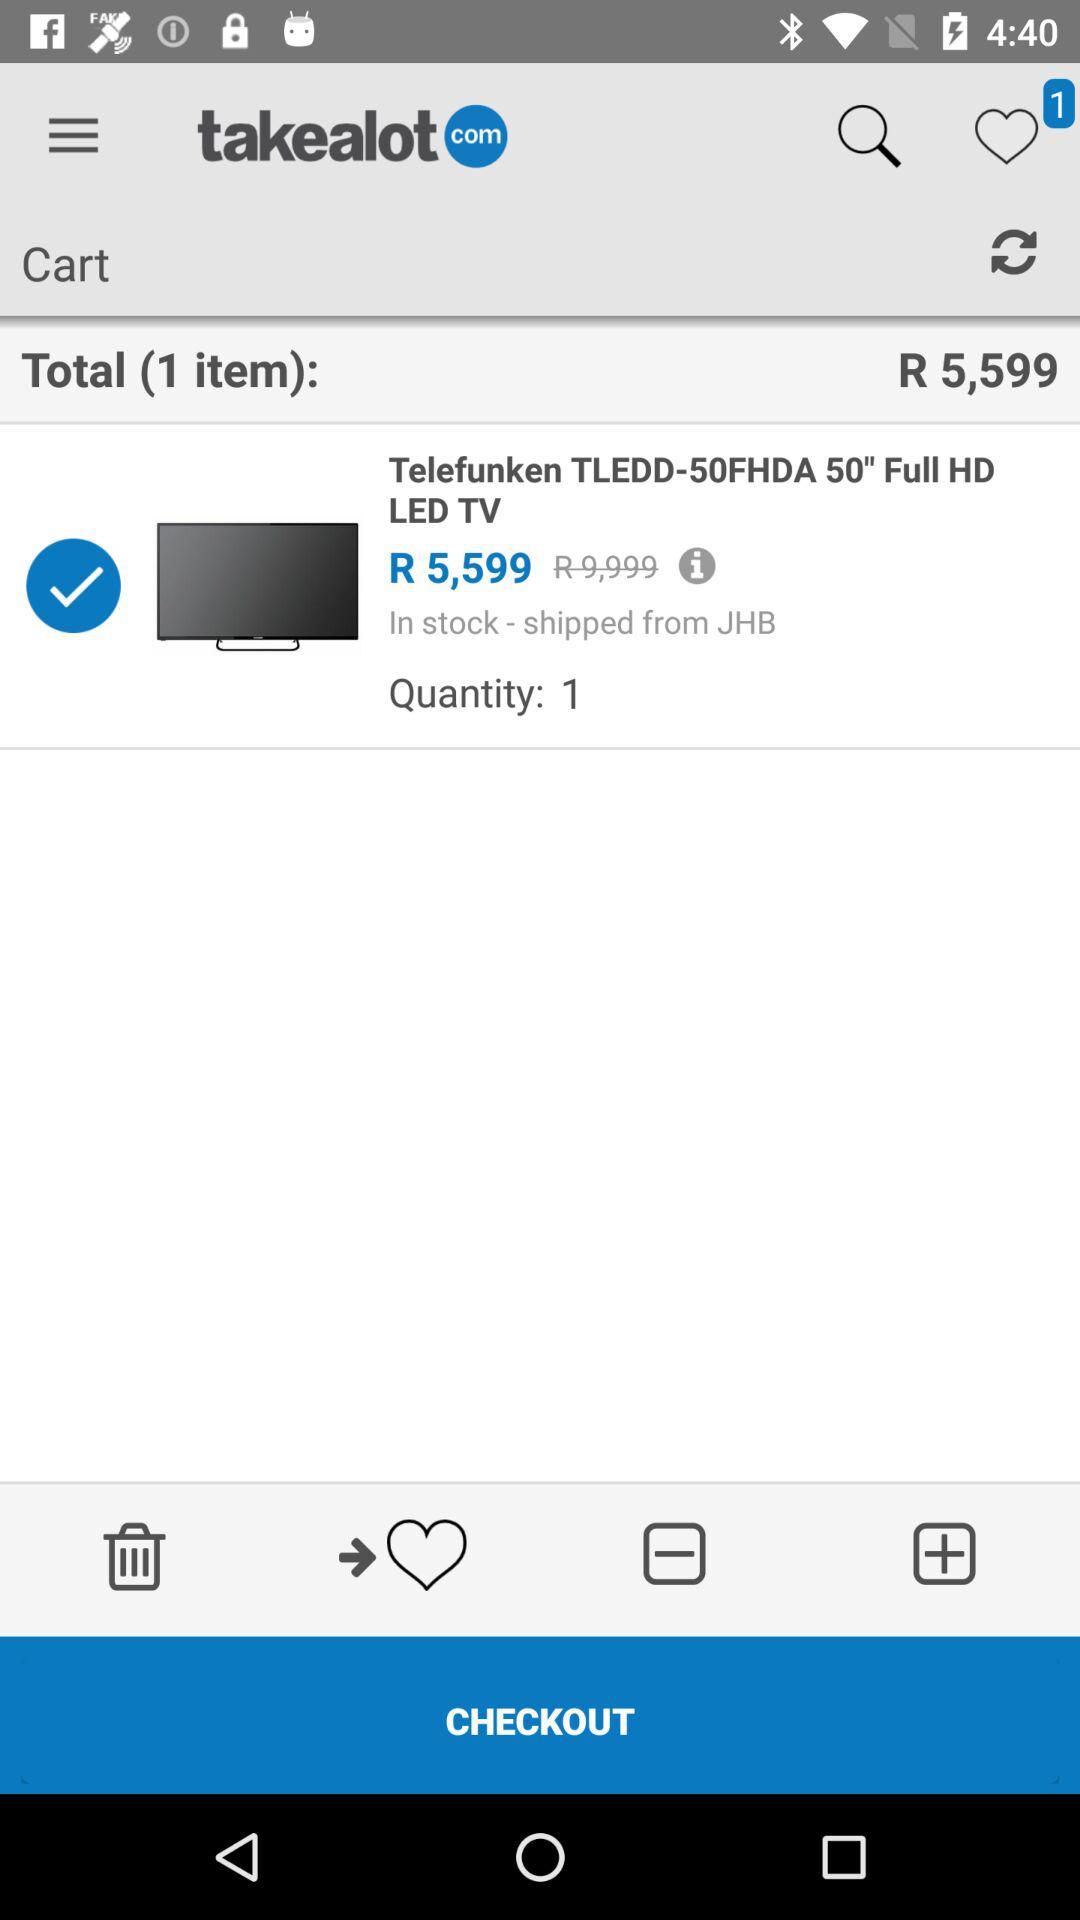 The image size is (1080, 1920). Describe the element at coordinates (72, 584) in the screenshot. I see `remove from cart` at that location.